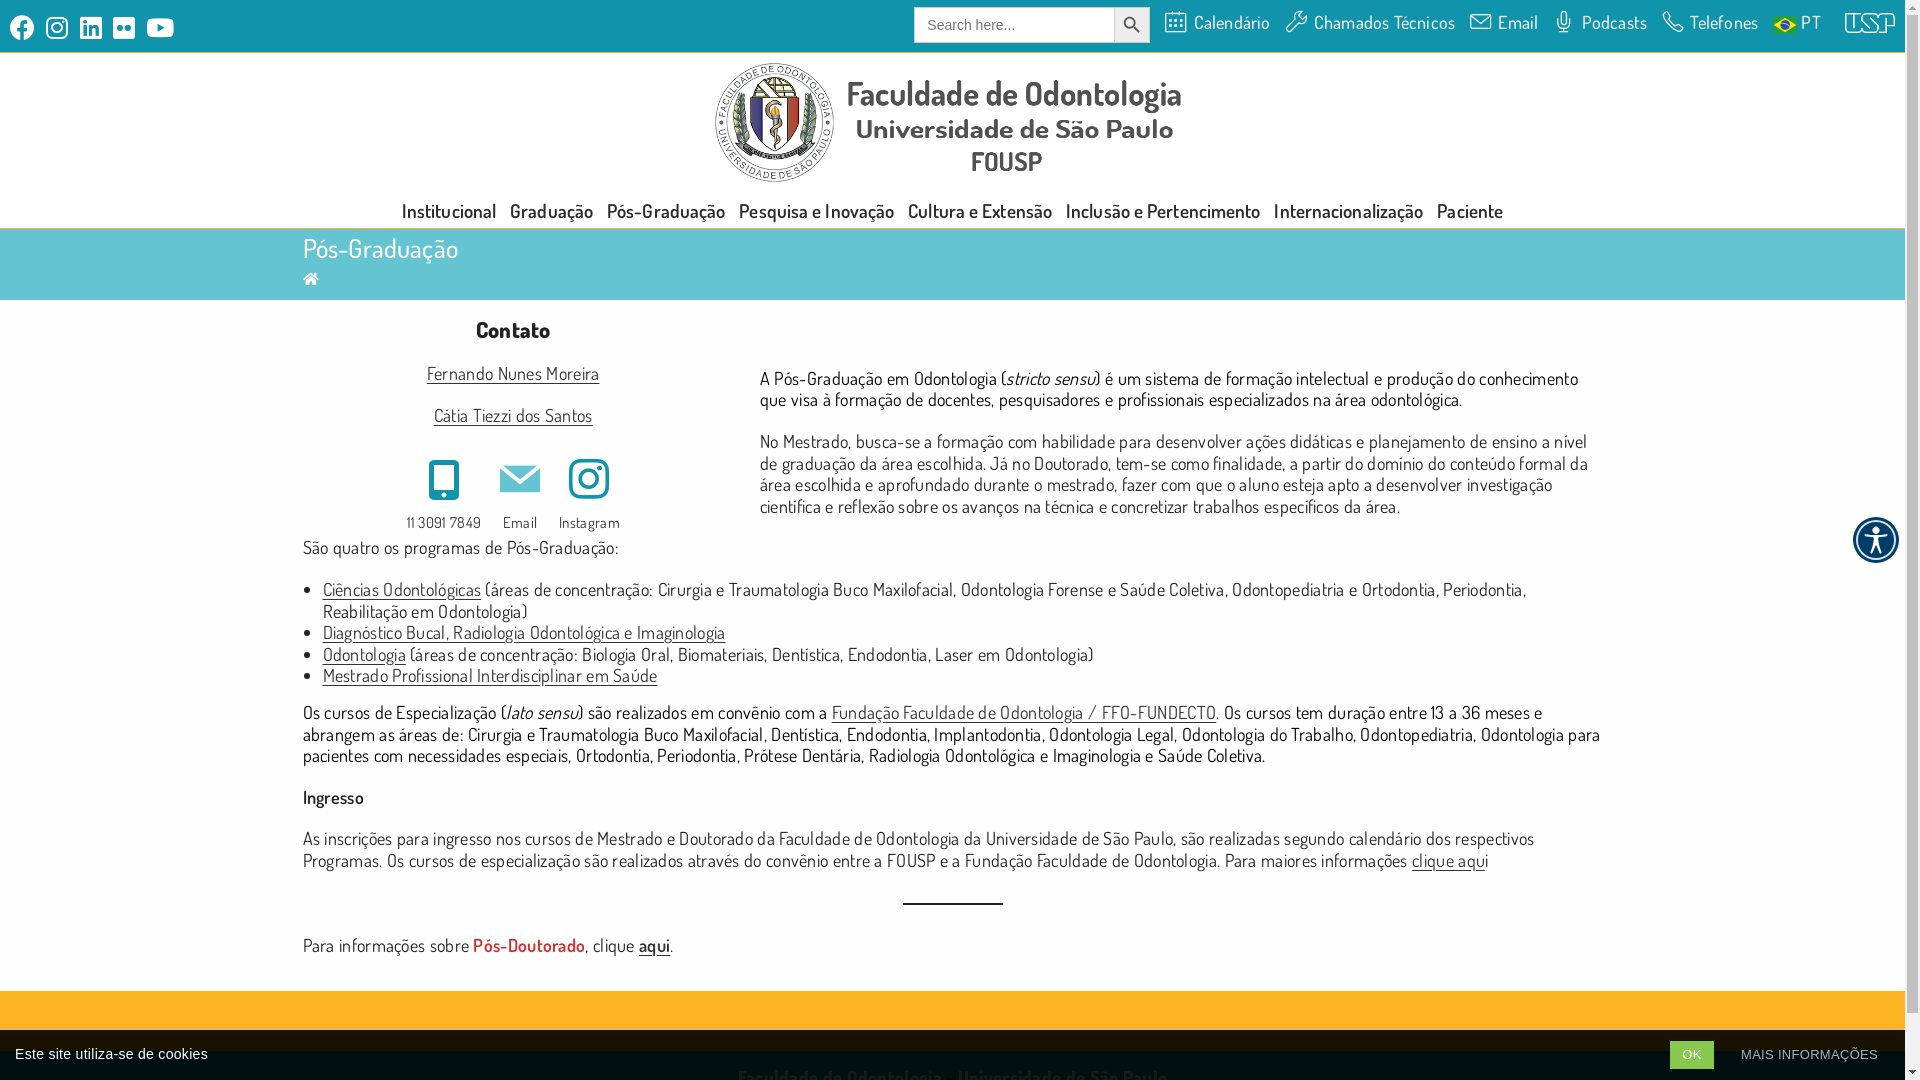 Image resolution: width=1920 pixels, height=1080 pixels. Describe the element at coordinates (1469, 210) in the screenshot. I see `'Paciente'` at that location.